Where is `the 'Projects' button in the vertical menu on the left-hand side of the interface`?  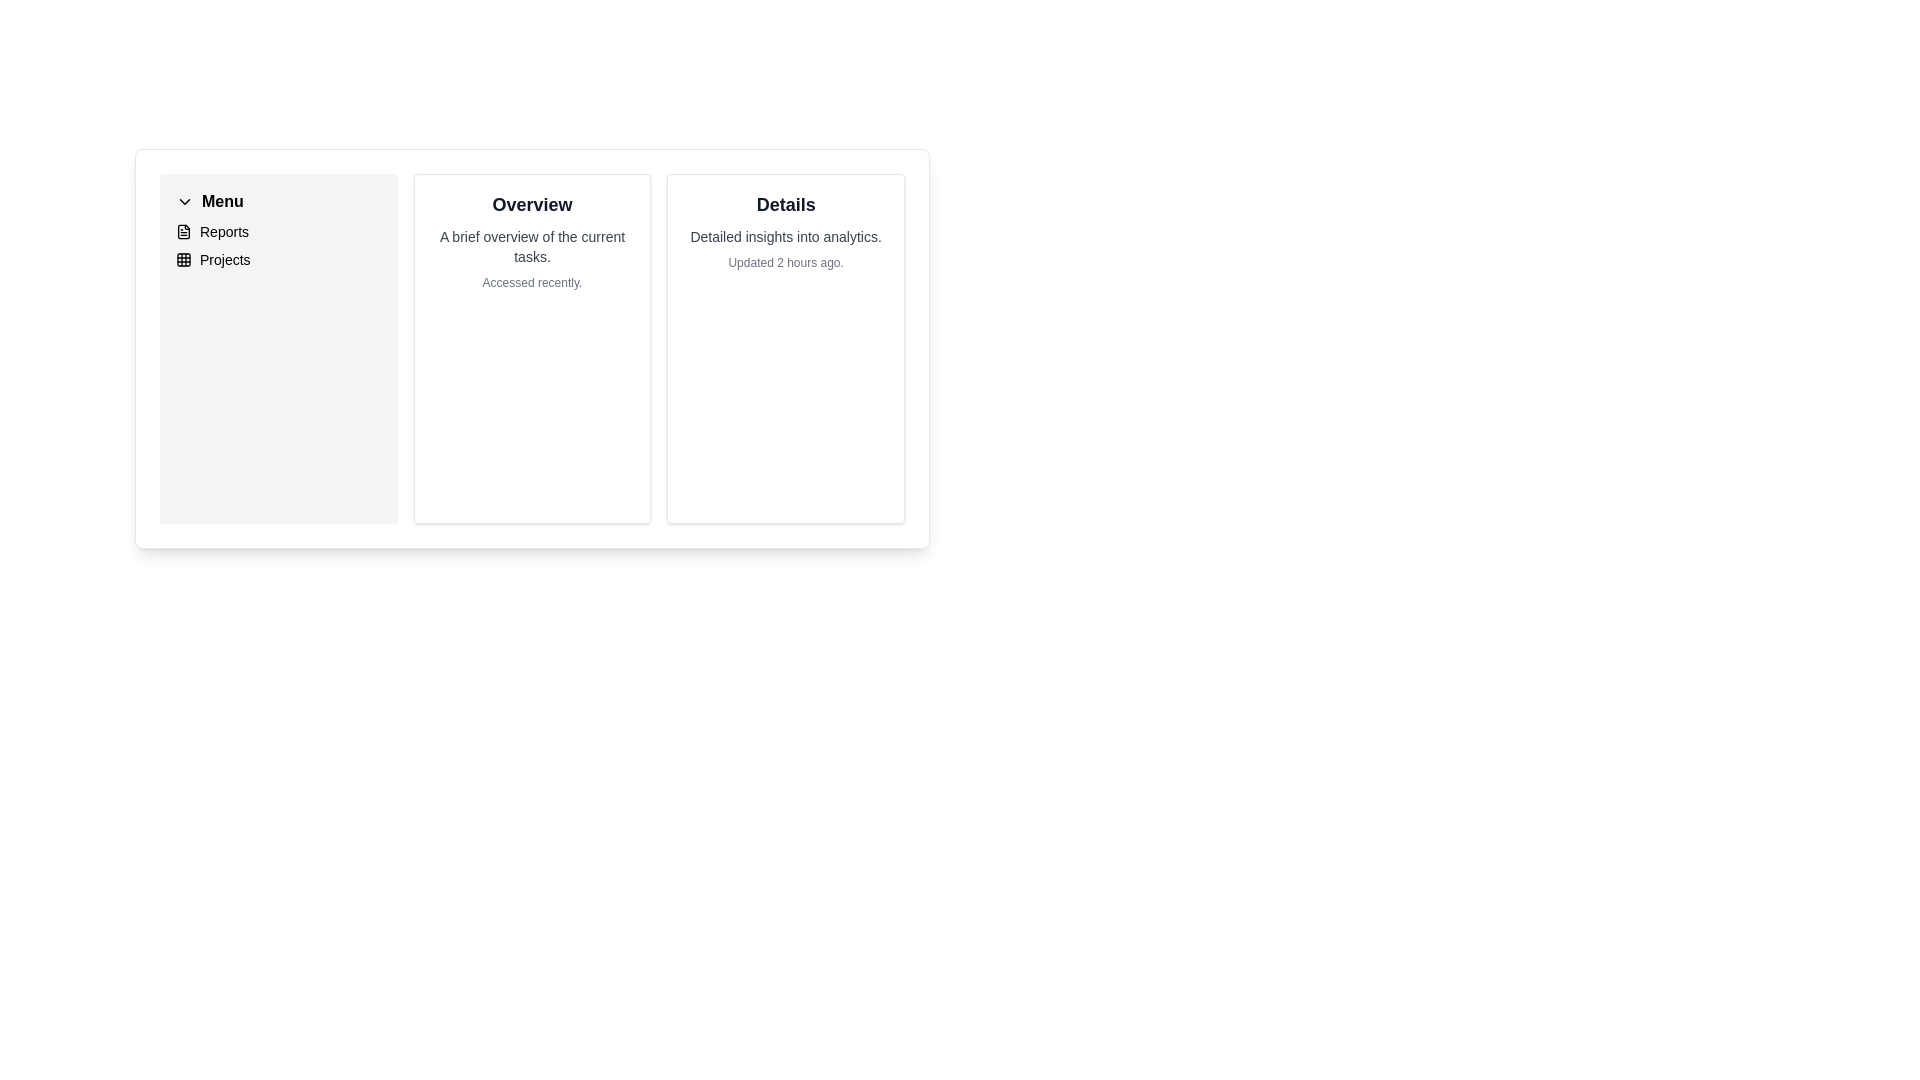
the 'Projects' button in the vertical menu on the left-hand side of the interface is located at coordinates (225, 258).